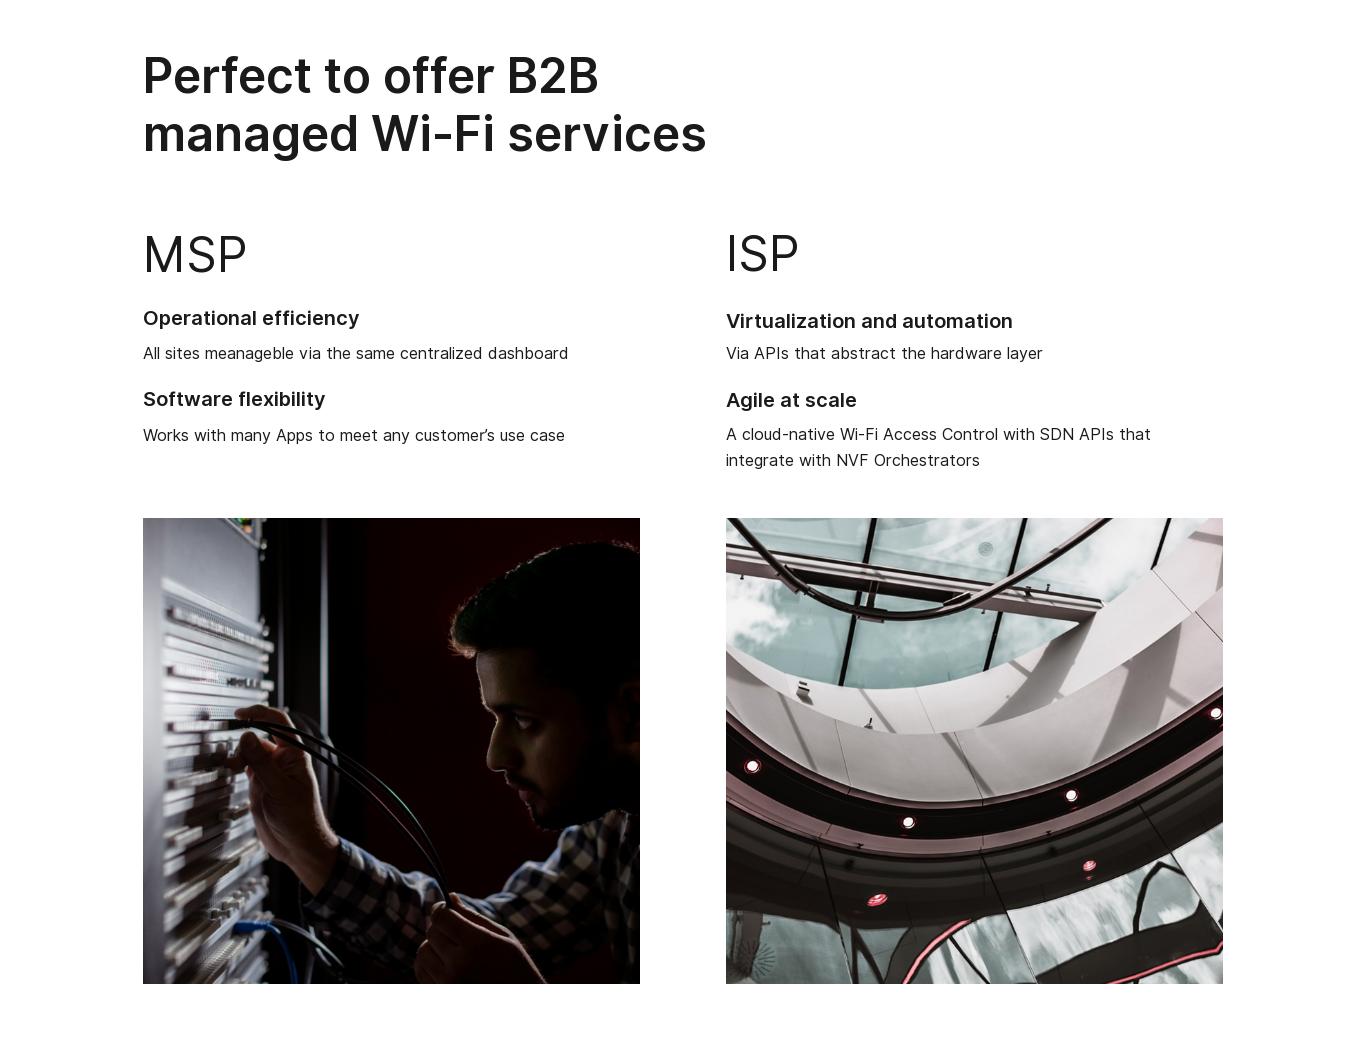  What do you see at coordinates (423, 131) in the screenshot?
I see `'managed Wi-Fi services'` at bounding box center [423, 131].